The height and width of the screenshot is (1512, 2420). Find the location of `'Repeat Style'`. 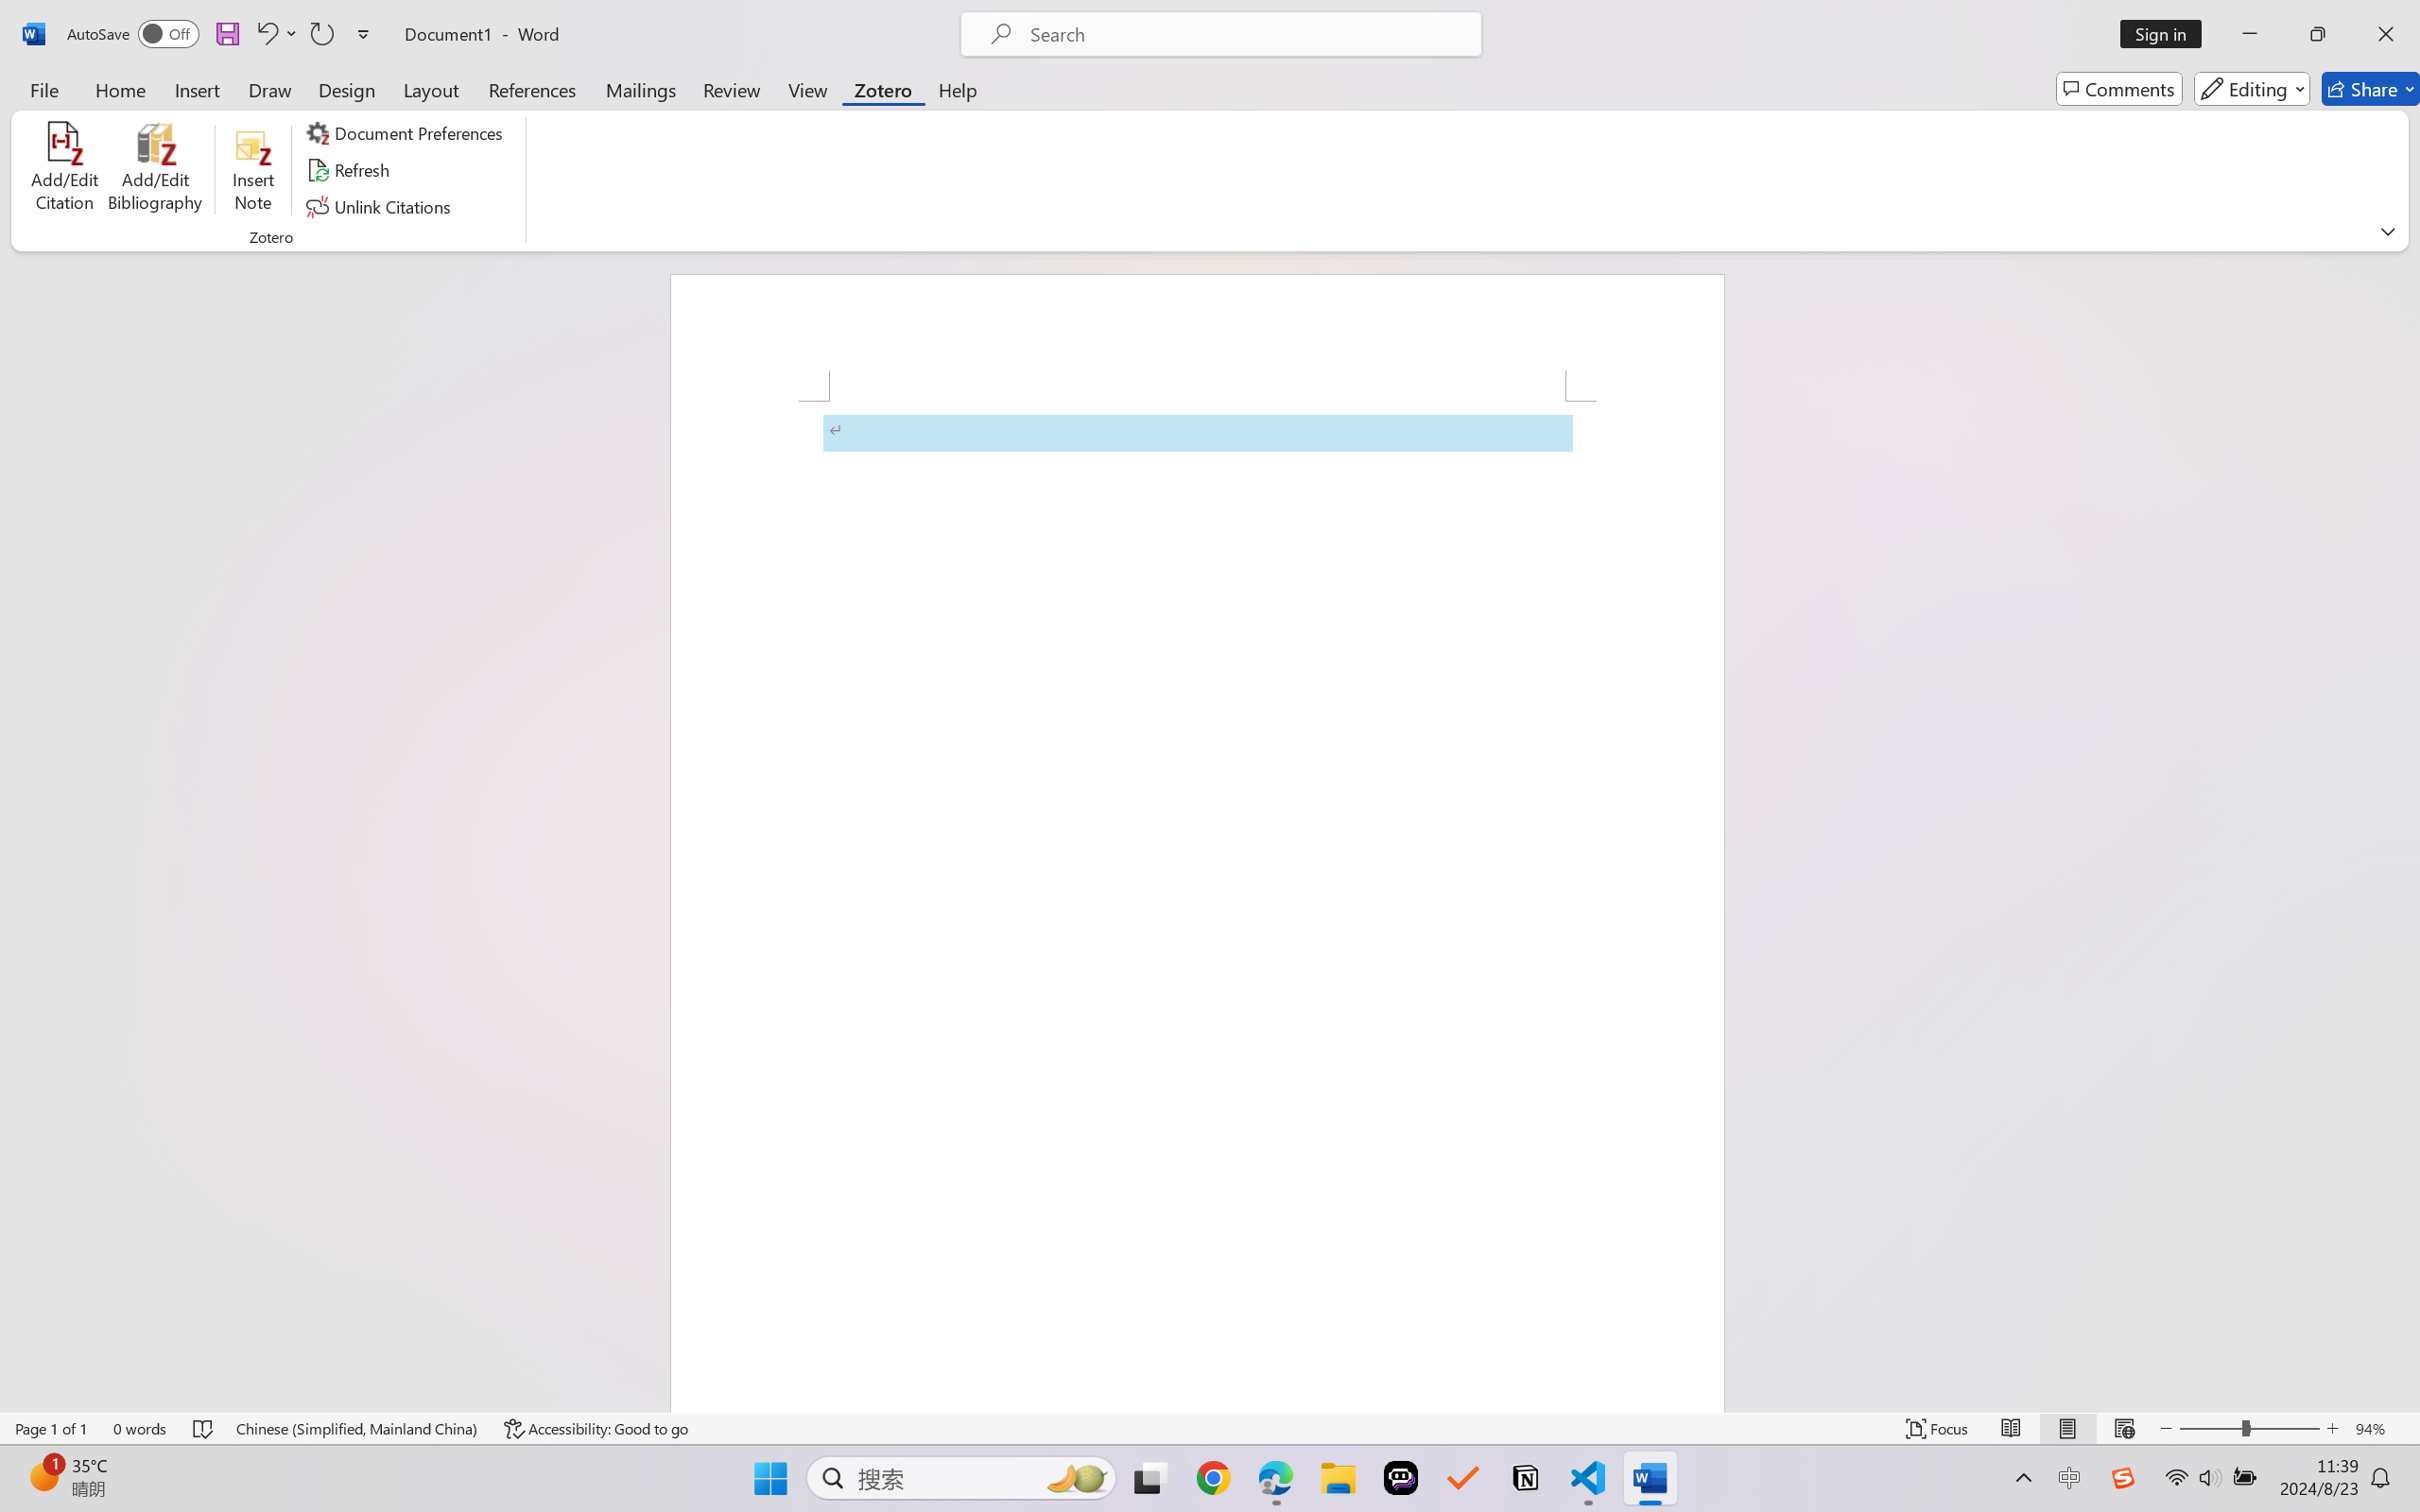

'Repeat Style' is located at coordinates (320, 33).